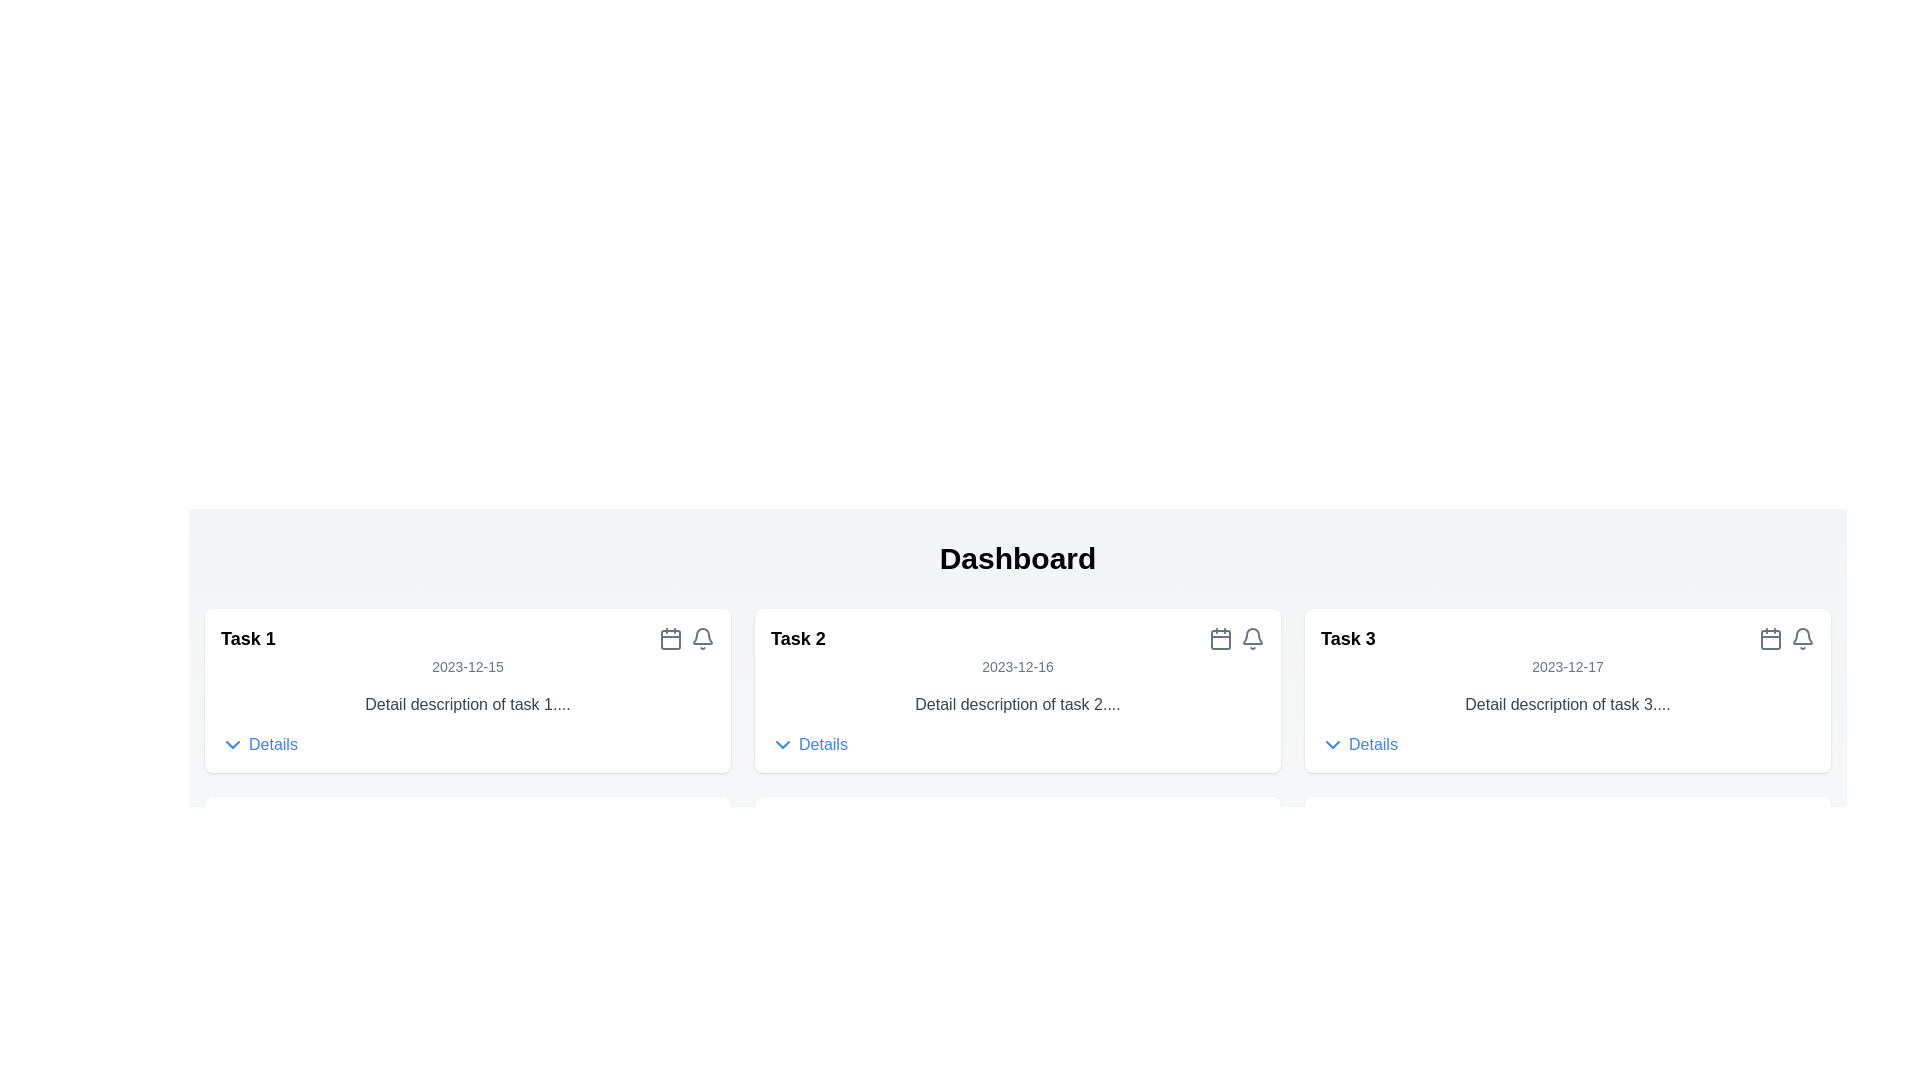 The image size is (1920, 1080). What do you see at coordinates (809, 744) in the screenshot?
I see `the 'Details' button located at the bottom-left of the 'Task 2' card` at bounding box center [809, 744].